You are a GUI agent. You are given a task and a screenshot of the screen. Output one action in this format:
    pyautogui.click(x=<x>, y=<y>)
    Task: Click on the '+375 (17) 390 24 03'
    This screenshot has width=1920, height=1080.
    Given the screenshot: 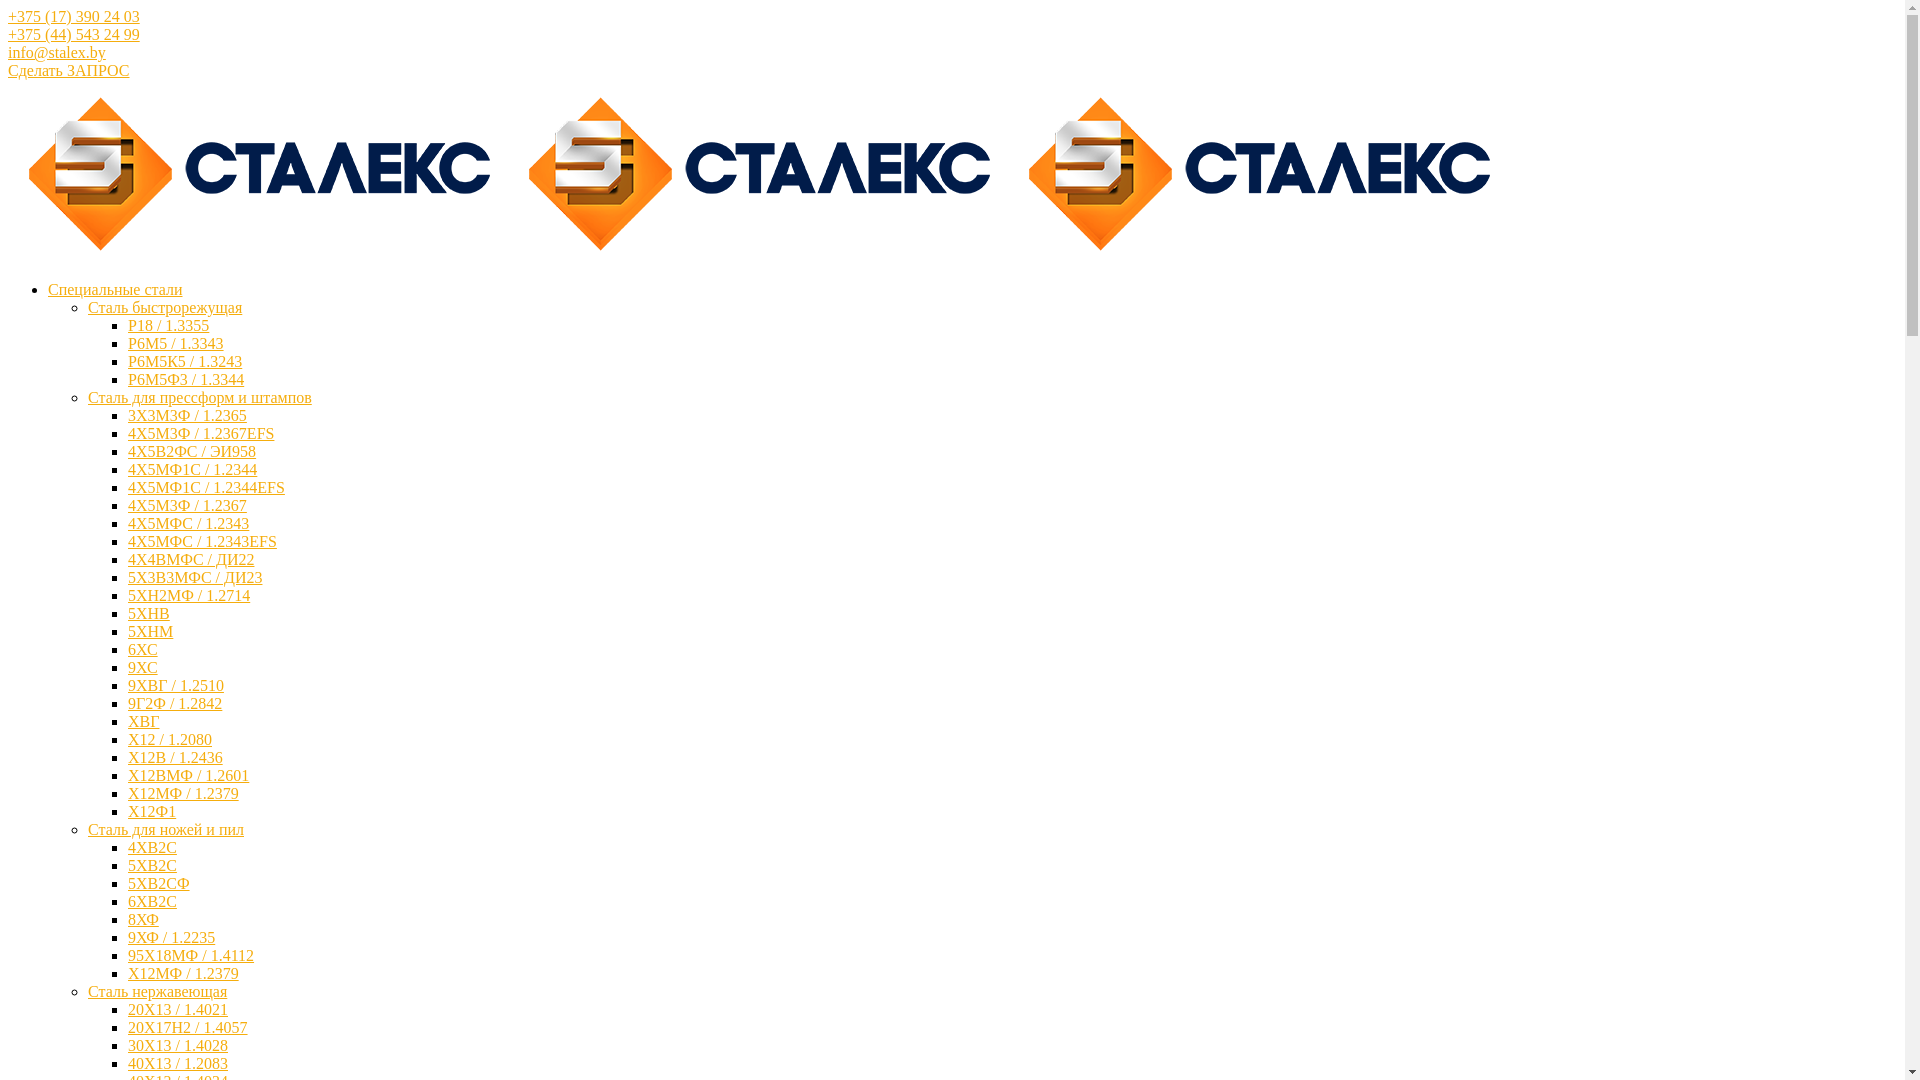 What is the action you would take?
    pyautogui.click(x=73, y=16)
    